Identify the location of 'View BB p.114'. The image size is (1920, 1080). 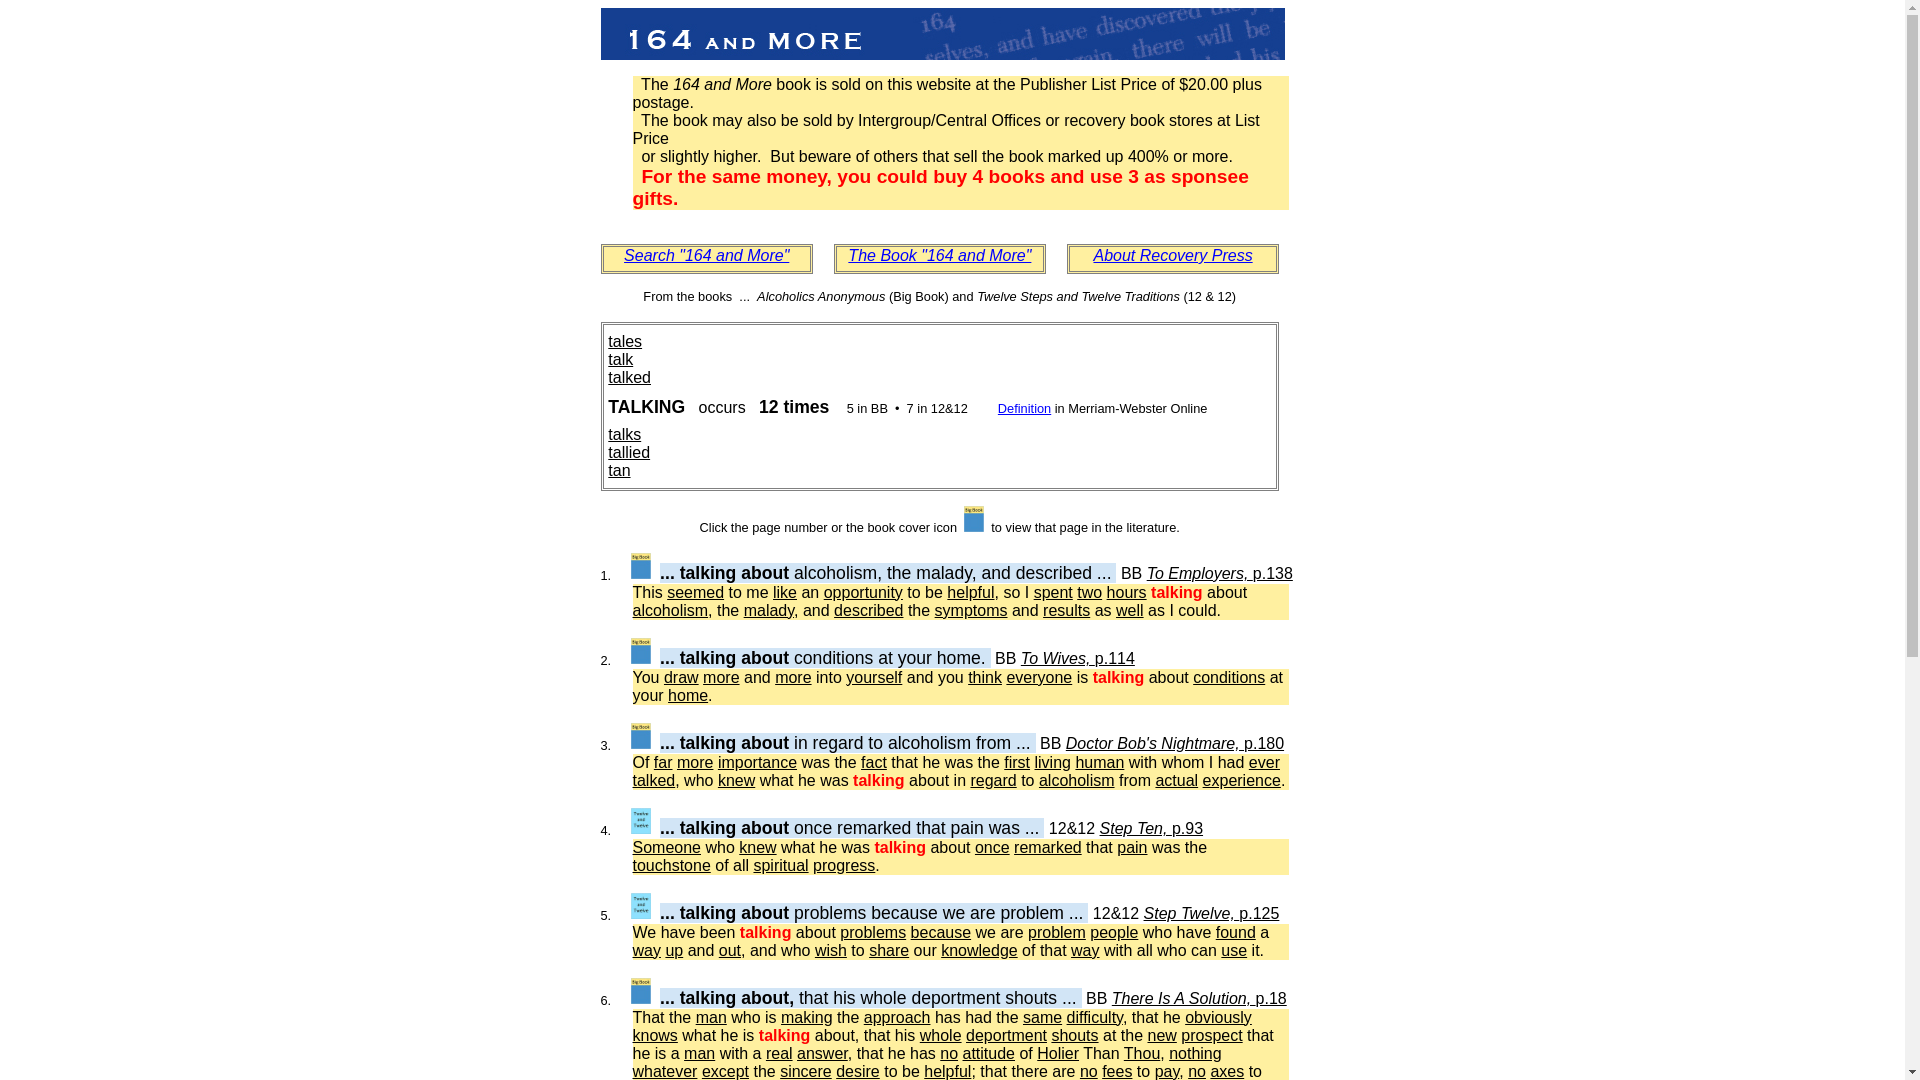
(629, 651).